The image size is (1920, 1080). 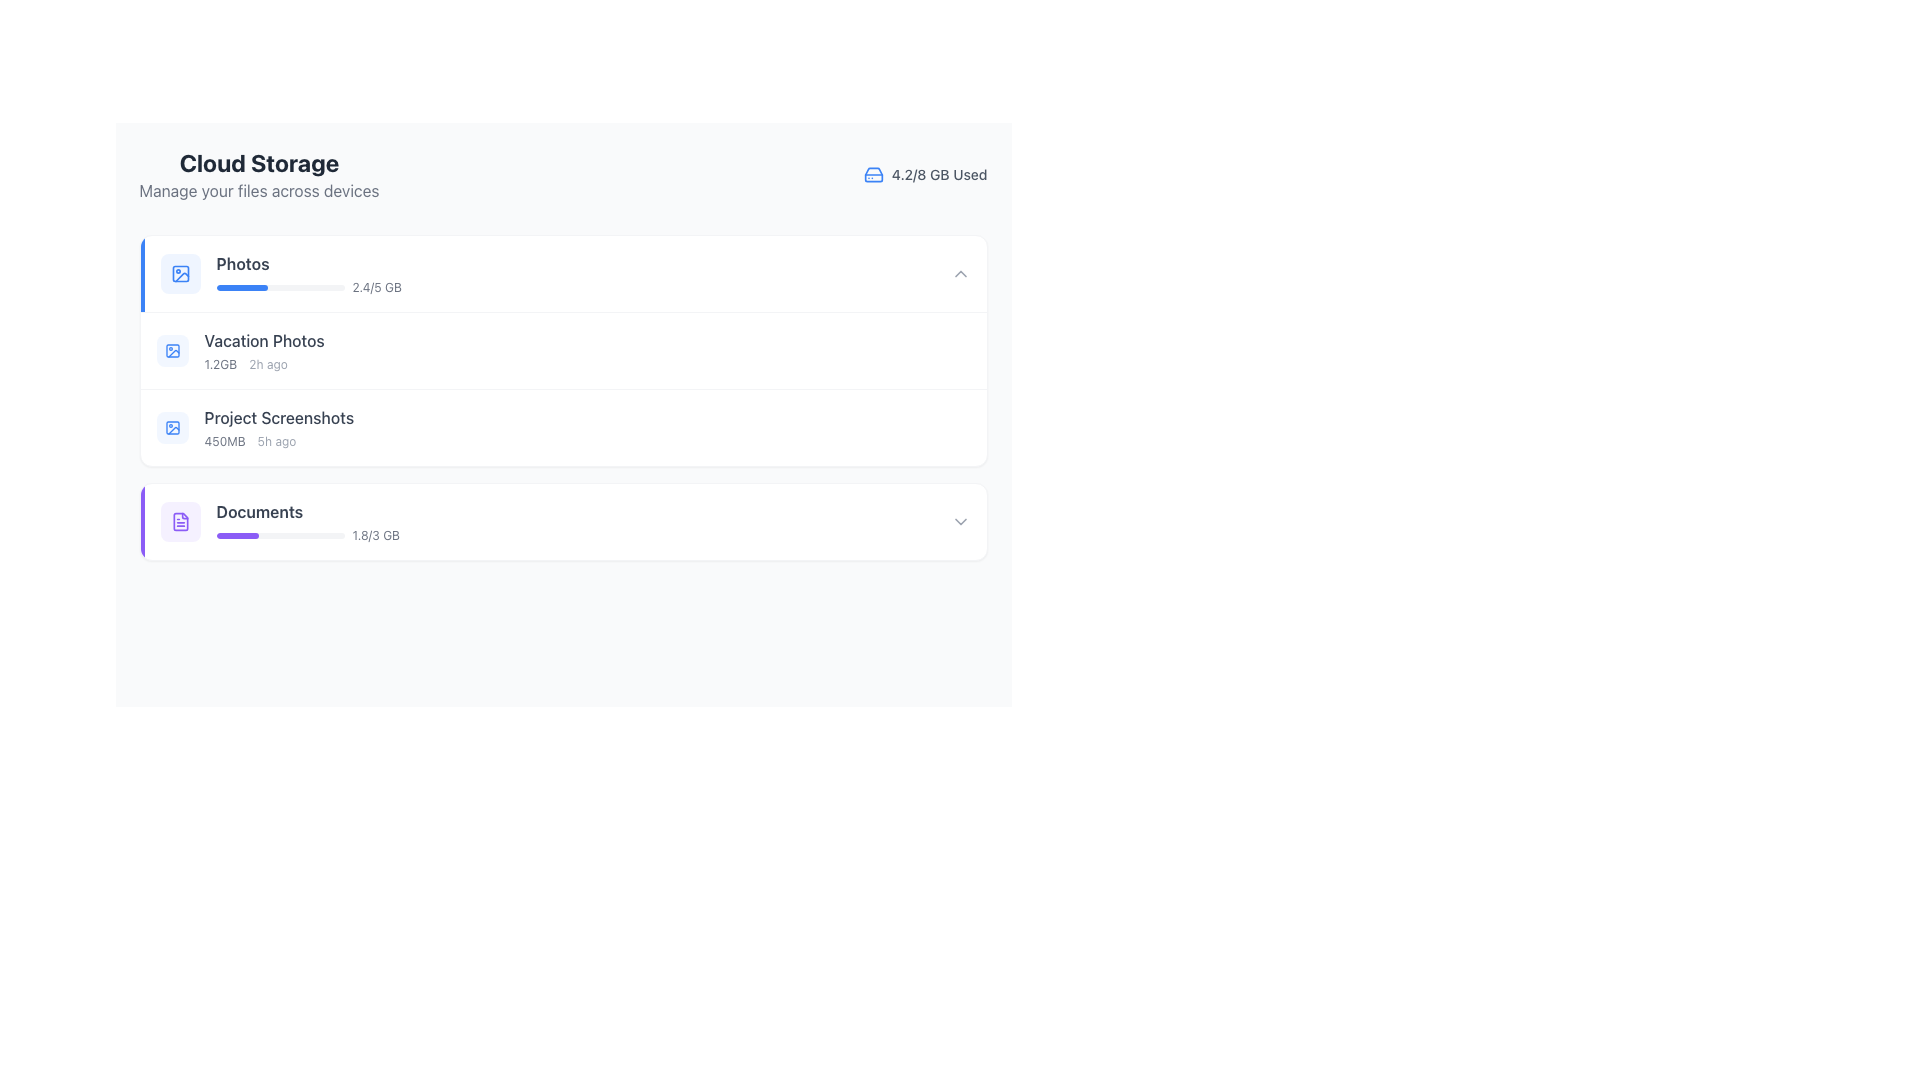 What do you see at coordinates (919, 427) in the screenshot?
I see `the share button located in the interactive options section, positioned to the right of the 'Project Screenshots' item` at bounding box center [919, 427].